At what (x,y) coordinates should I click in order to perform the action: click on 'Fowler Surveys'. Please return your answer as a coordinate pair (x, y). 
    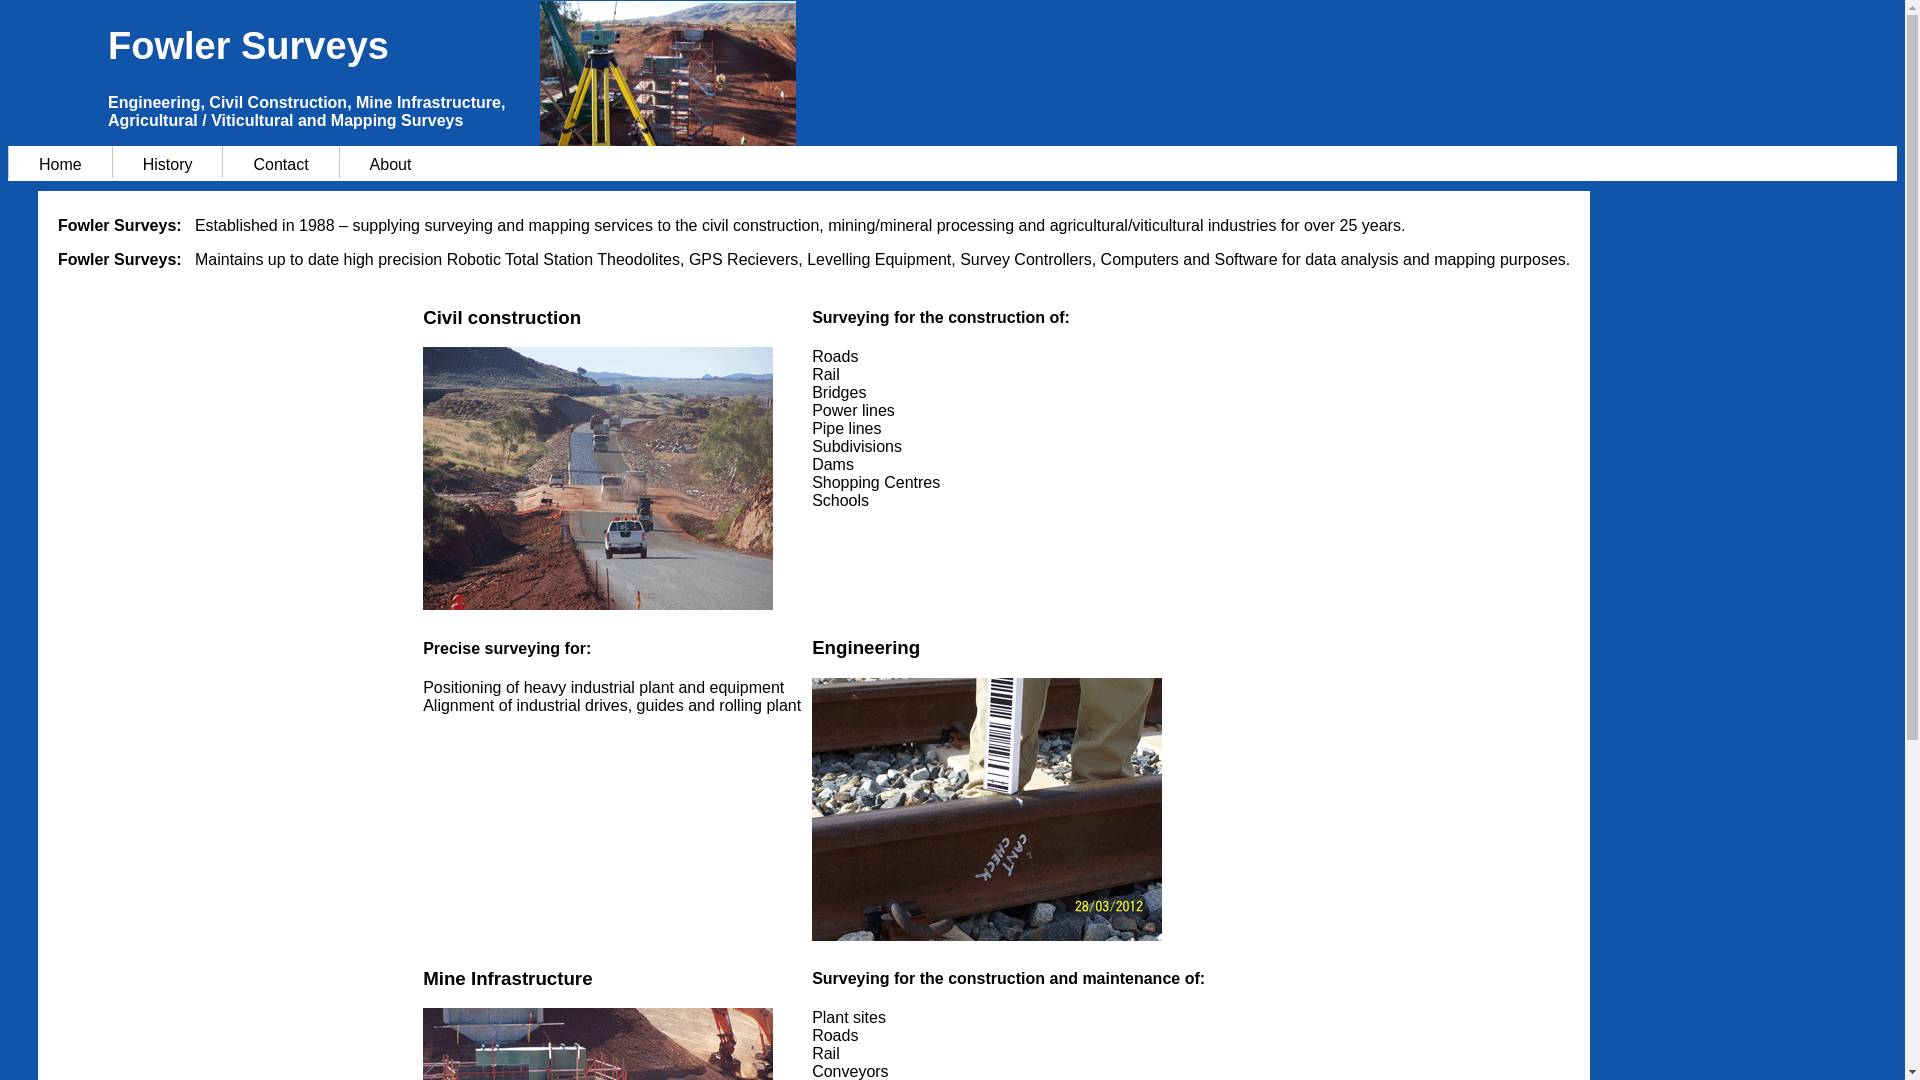
    Looking at the image, I should click on (1002, 45).